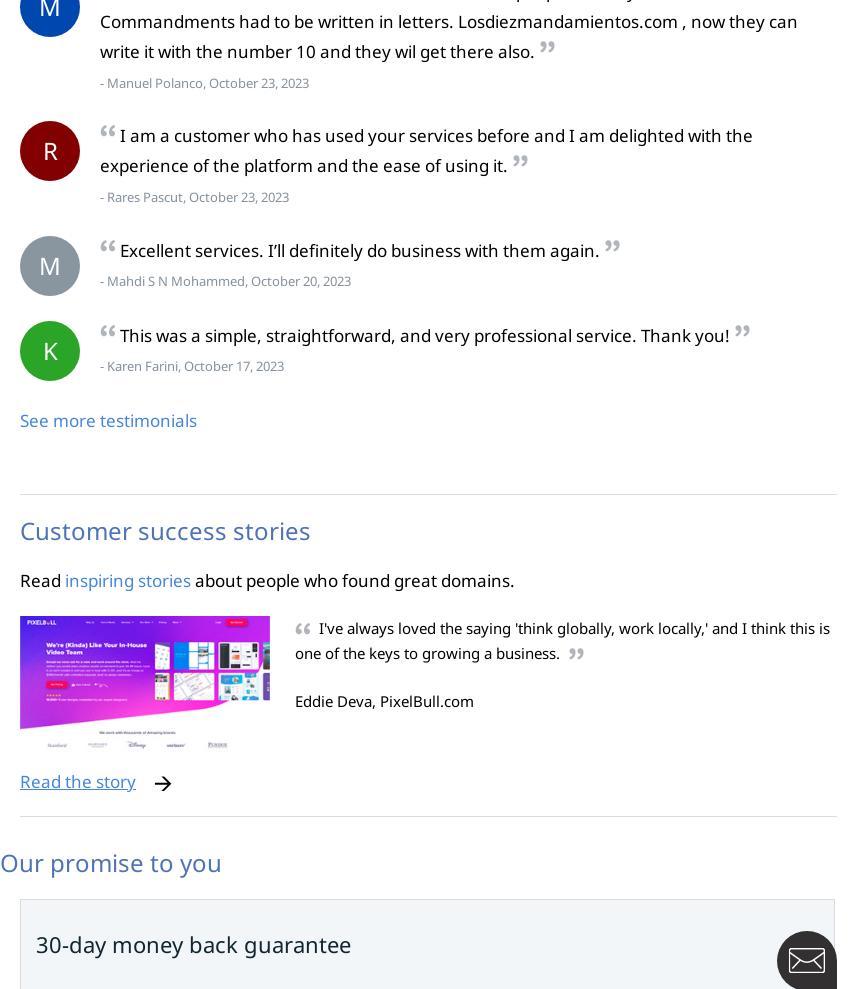  I want to click on 'Our promise to you', so click(110, 862).